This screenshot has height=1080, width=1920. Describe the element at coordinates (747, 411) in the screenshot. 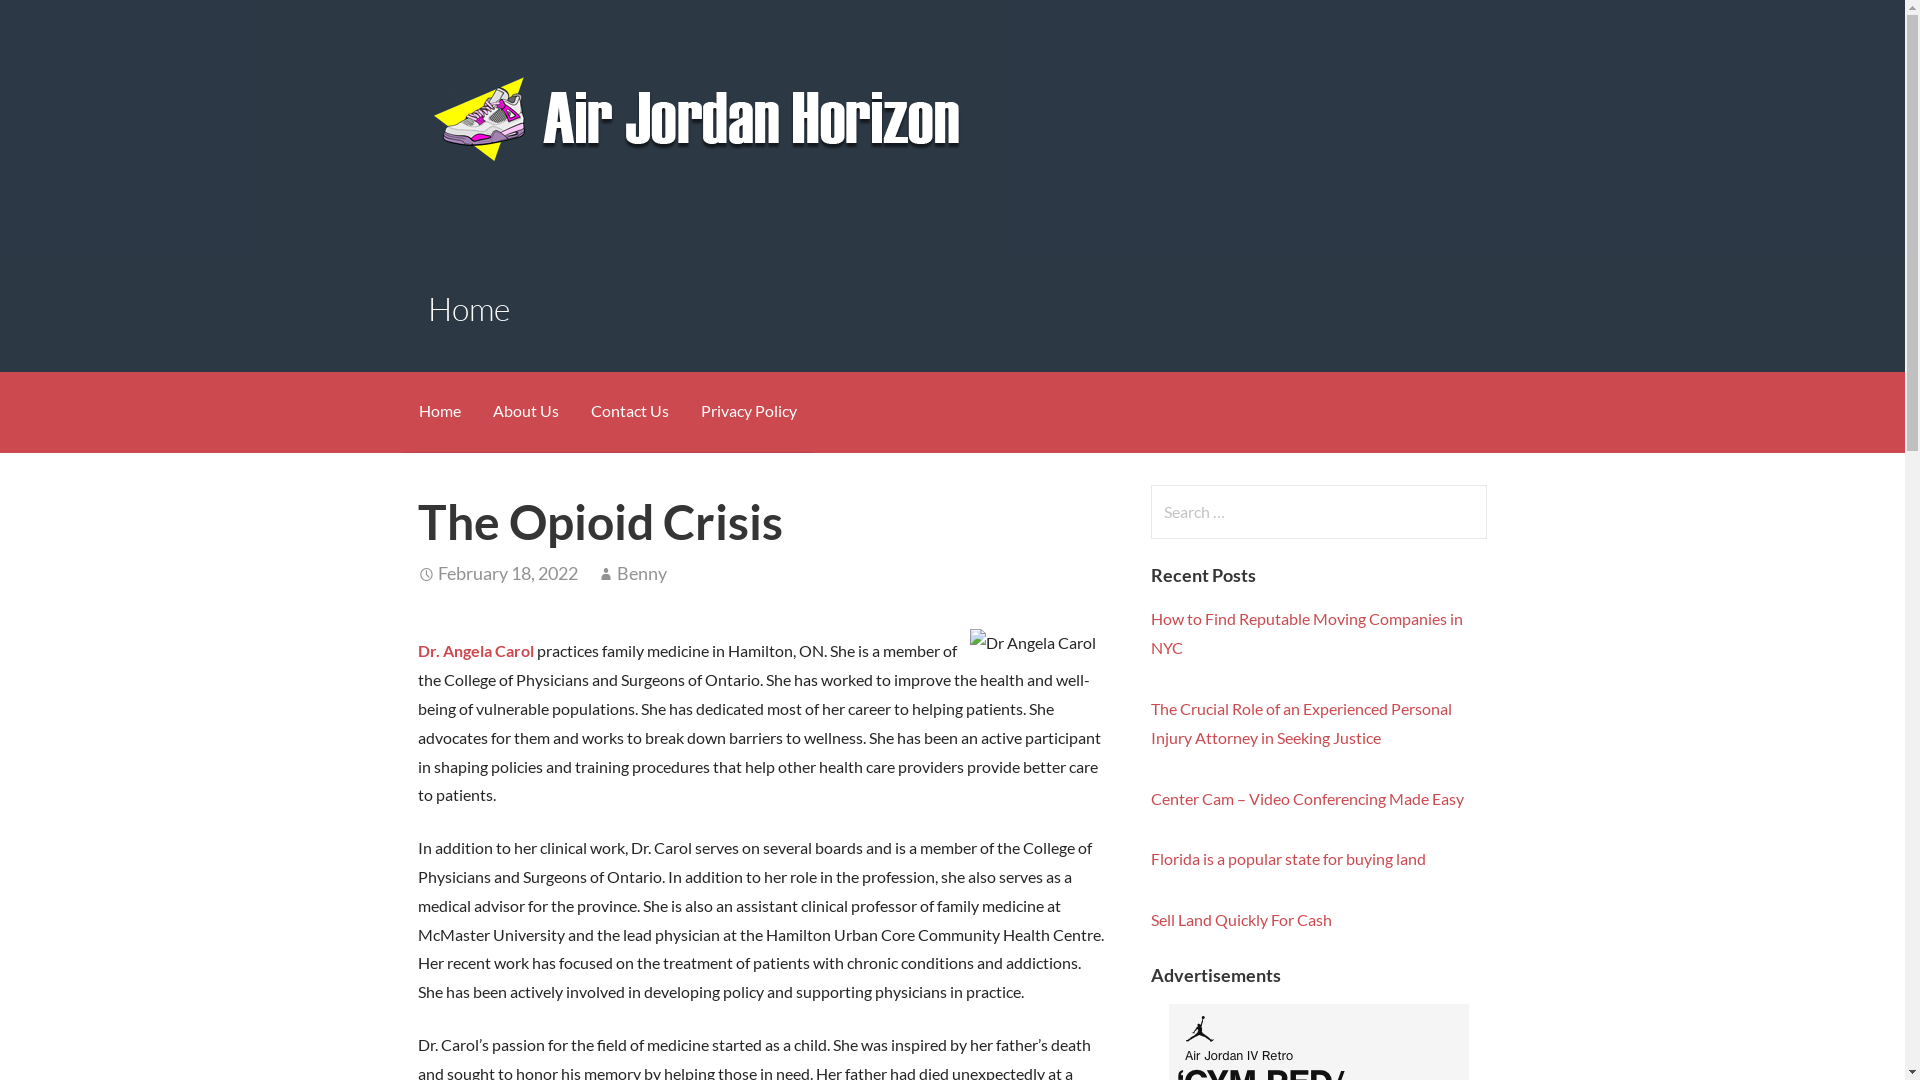

I see `'Privacy Policy'` at that location.